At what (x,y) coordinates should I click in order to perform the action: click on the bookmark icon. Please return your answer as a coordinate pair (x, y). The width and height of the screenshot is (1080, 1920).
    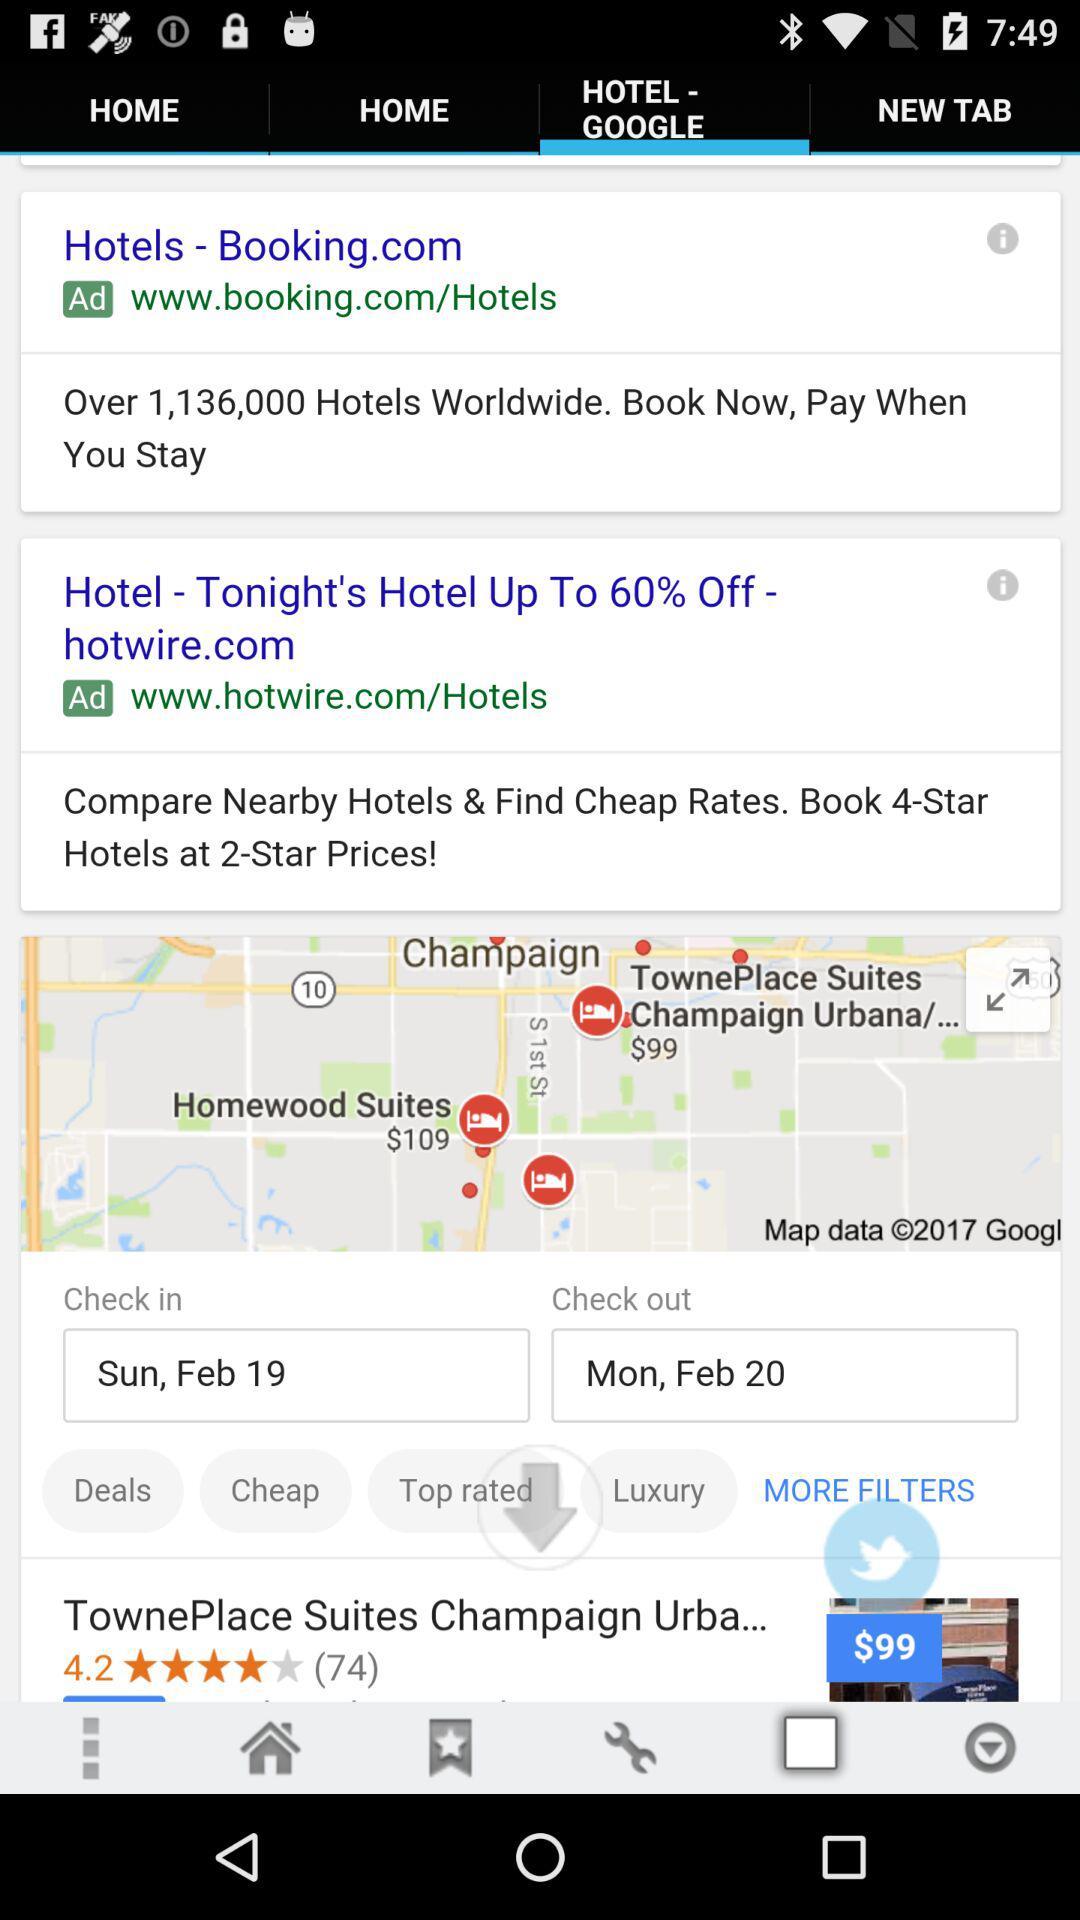
    Looking at the image, I should click on (450, 1869).